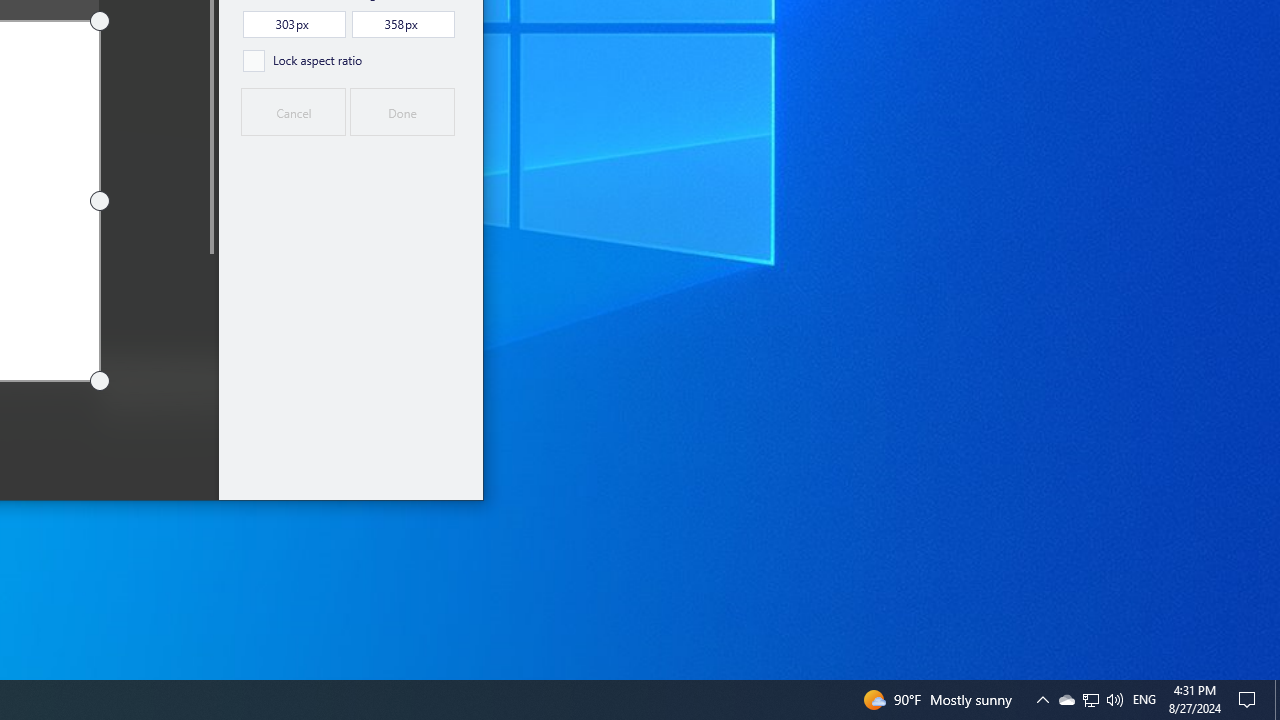 The width and height of the screenshot is (1280, 720). What do you see at coordinates (400, 111) in the screenshot?
I see `'Done'` at bounding box center [400, 111].